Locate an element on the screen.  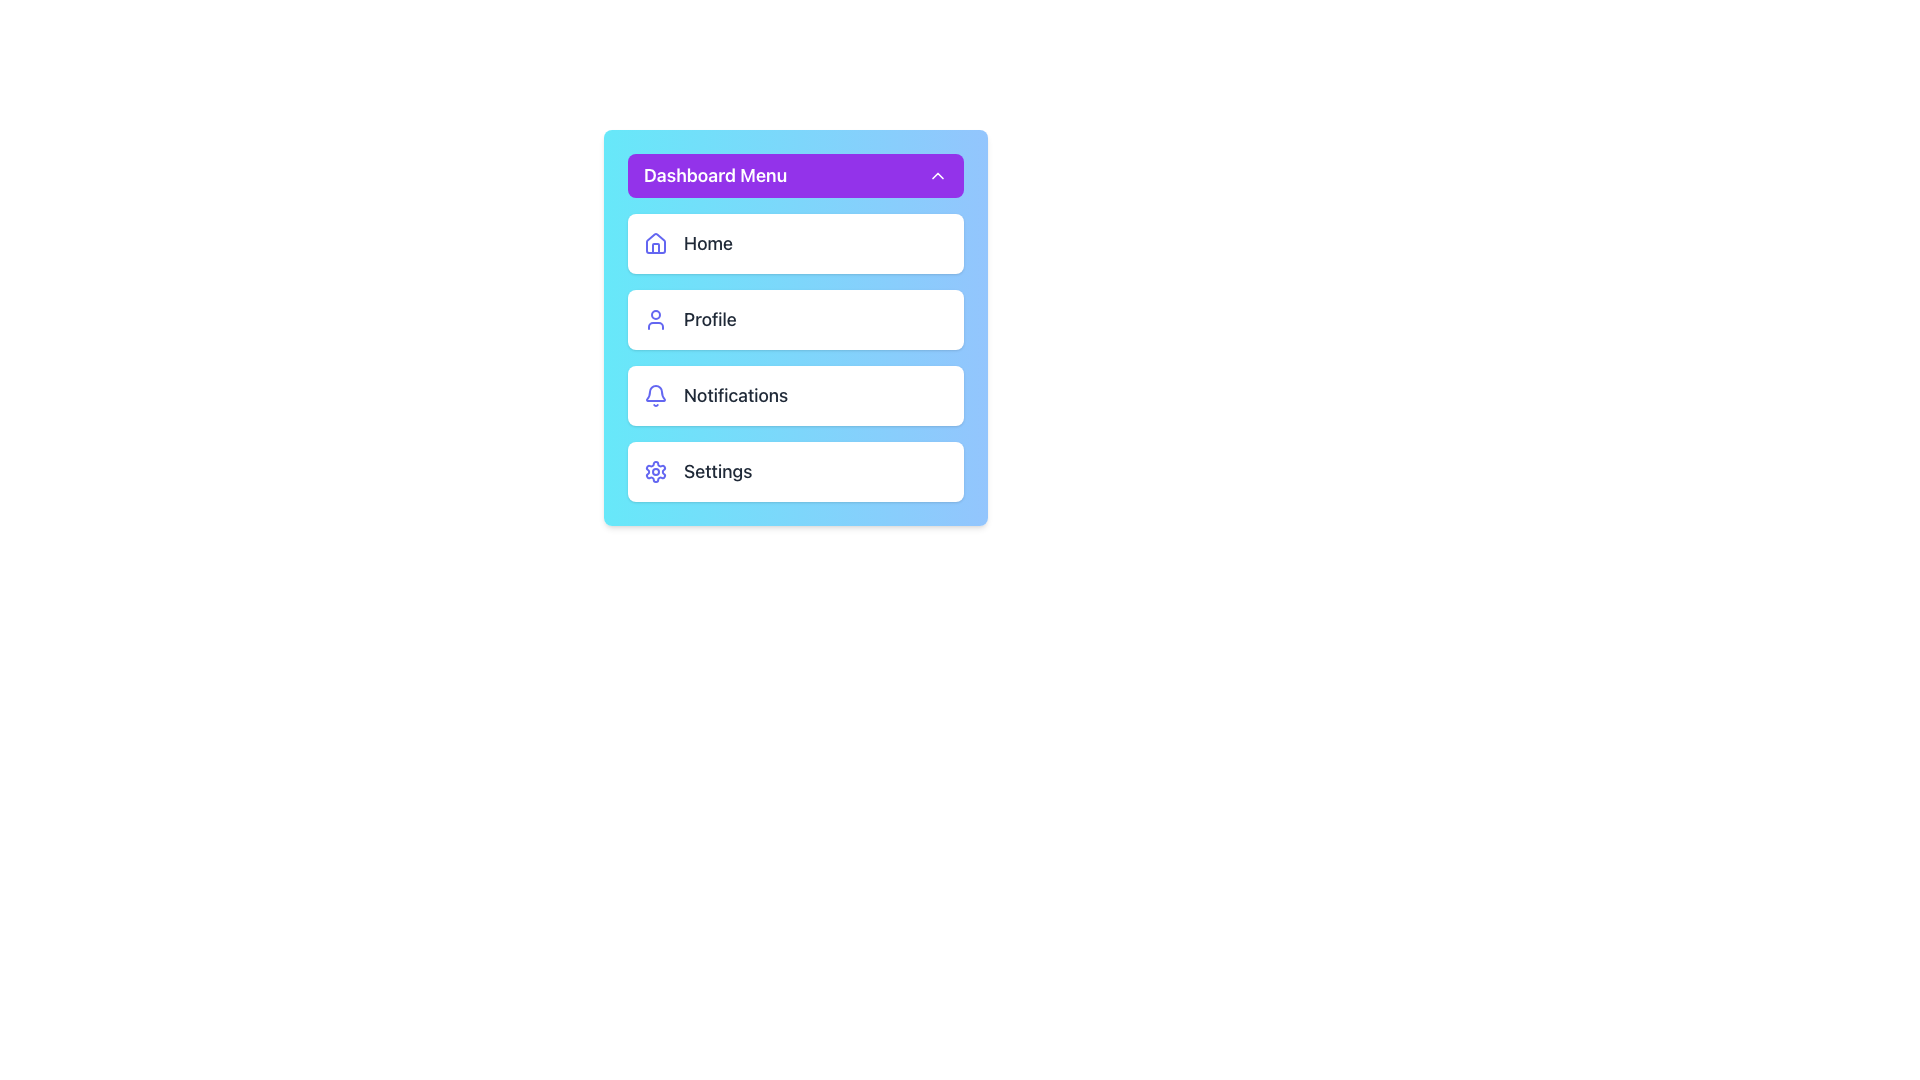
the 'Home' menu item, which is the first item in the Dashboard Menu is located at coordinates (795, 242).